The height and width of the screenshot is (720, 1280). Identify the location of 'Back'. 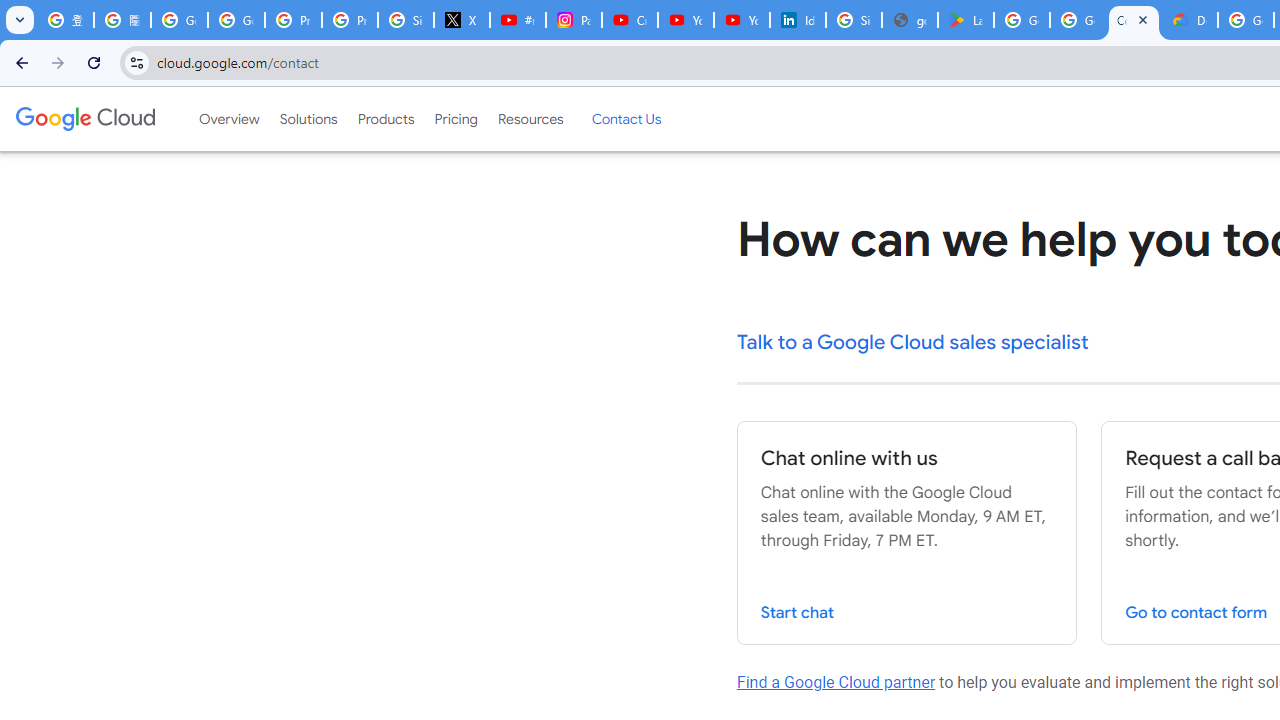
(19, 61).